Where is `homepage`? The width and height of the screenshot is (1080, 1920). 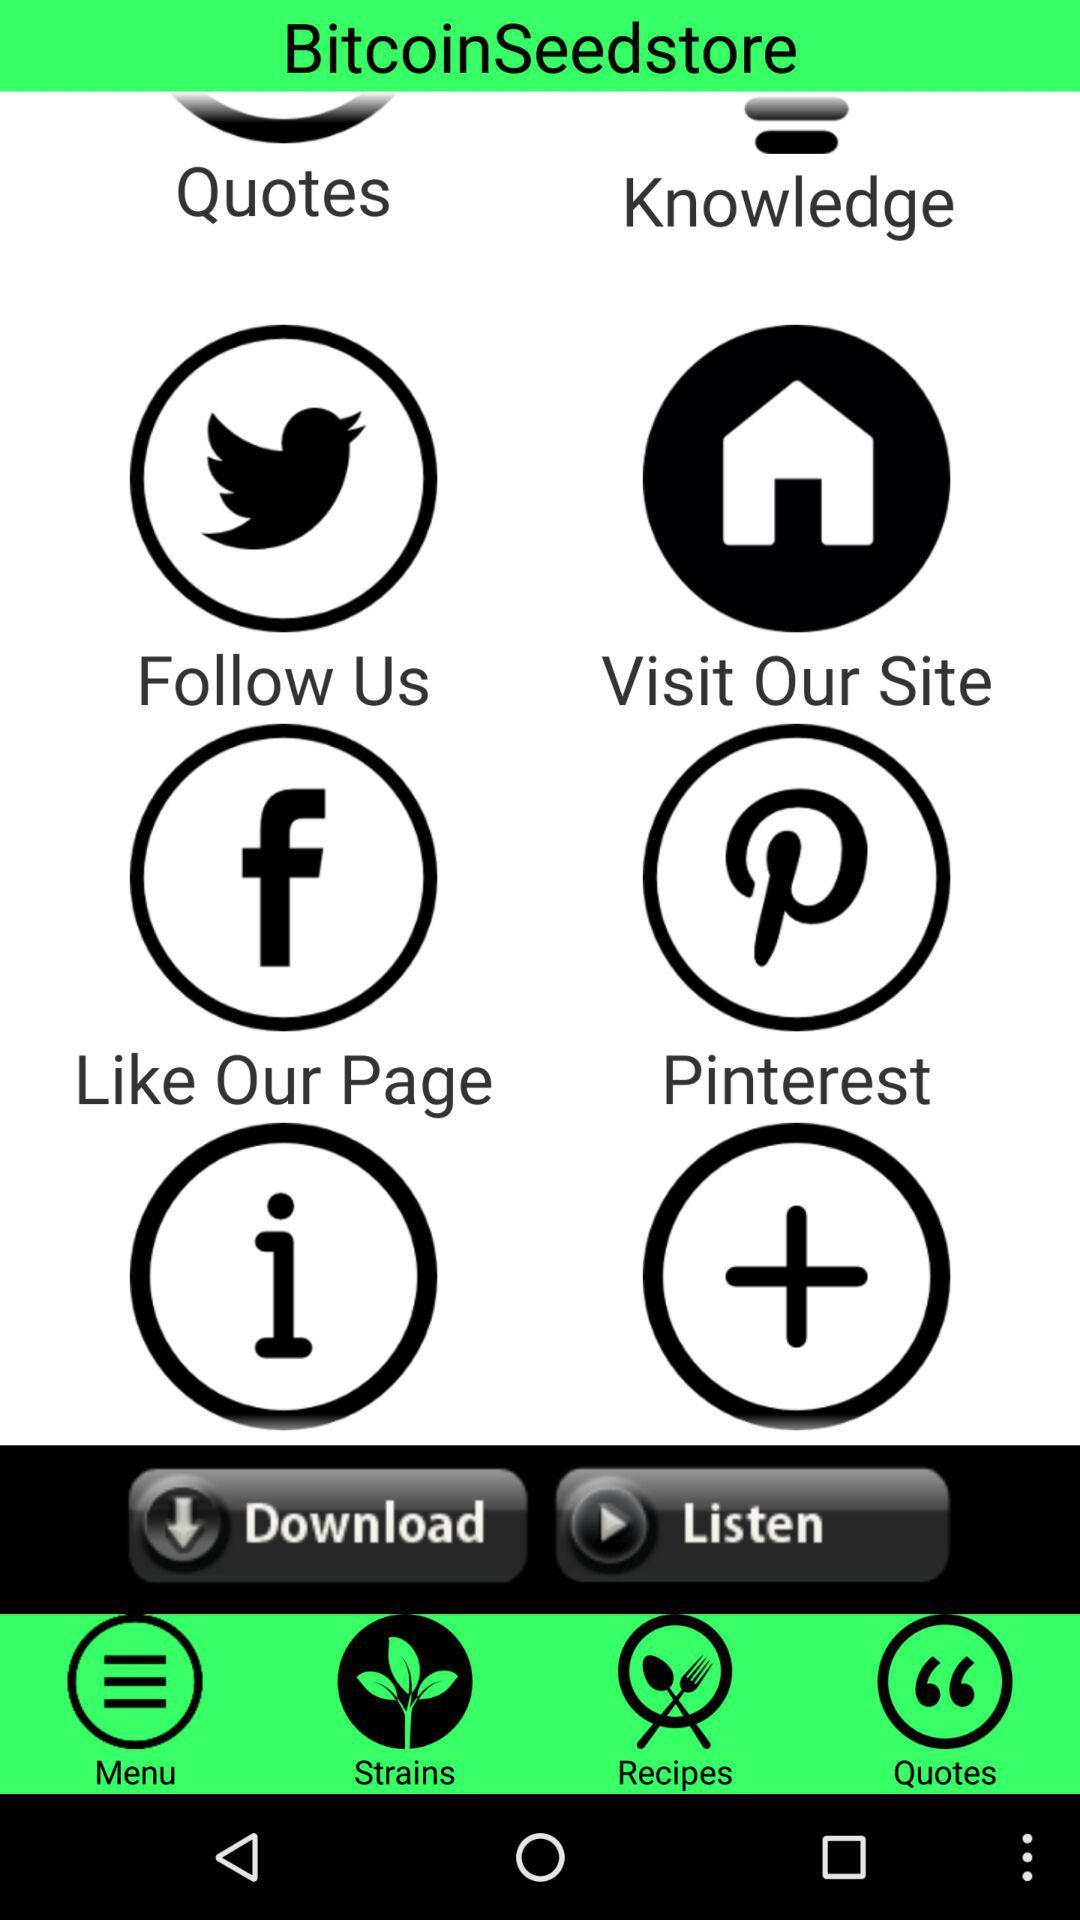 homepage is located at coordinates (795, 477).